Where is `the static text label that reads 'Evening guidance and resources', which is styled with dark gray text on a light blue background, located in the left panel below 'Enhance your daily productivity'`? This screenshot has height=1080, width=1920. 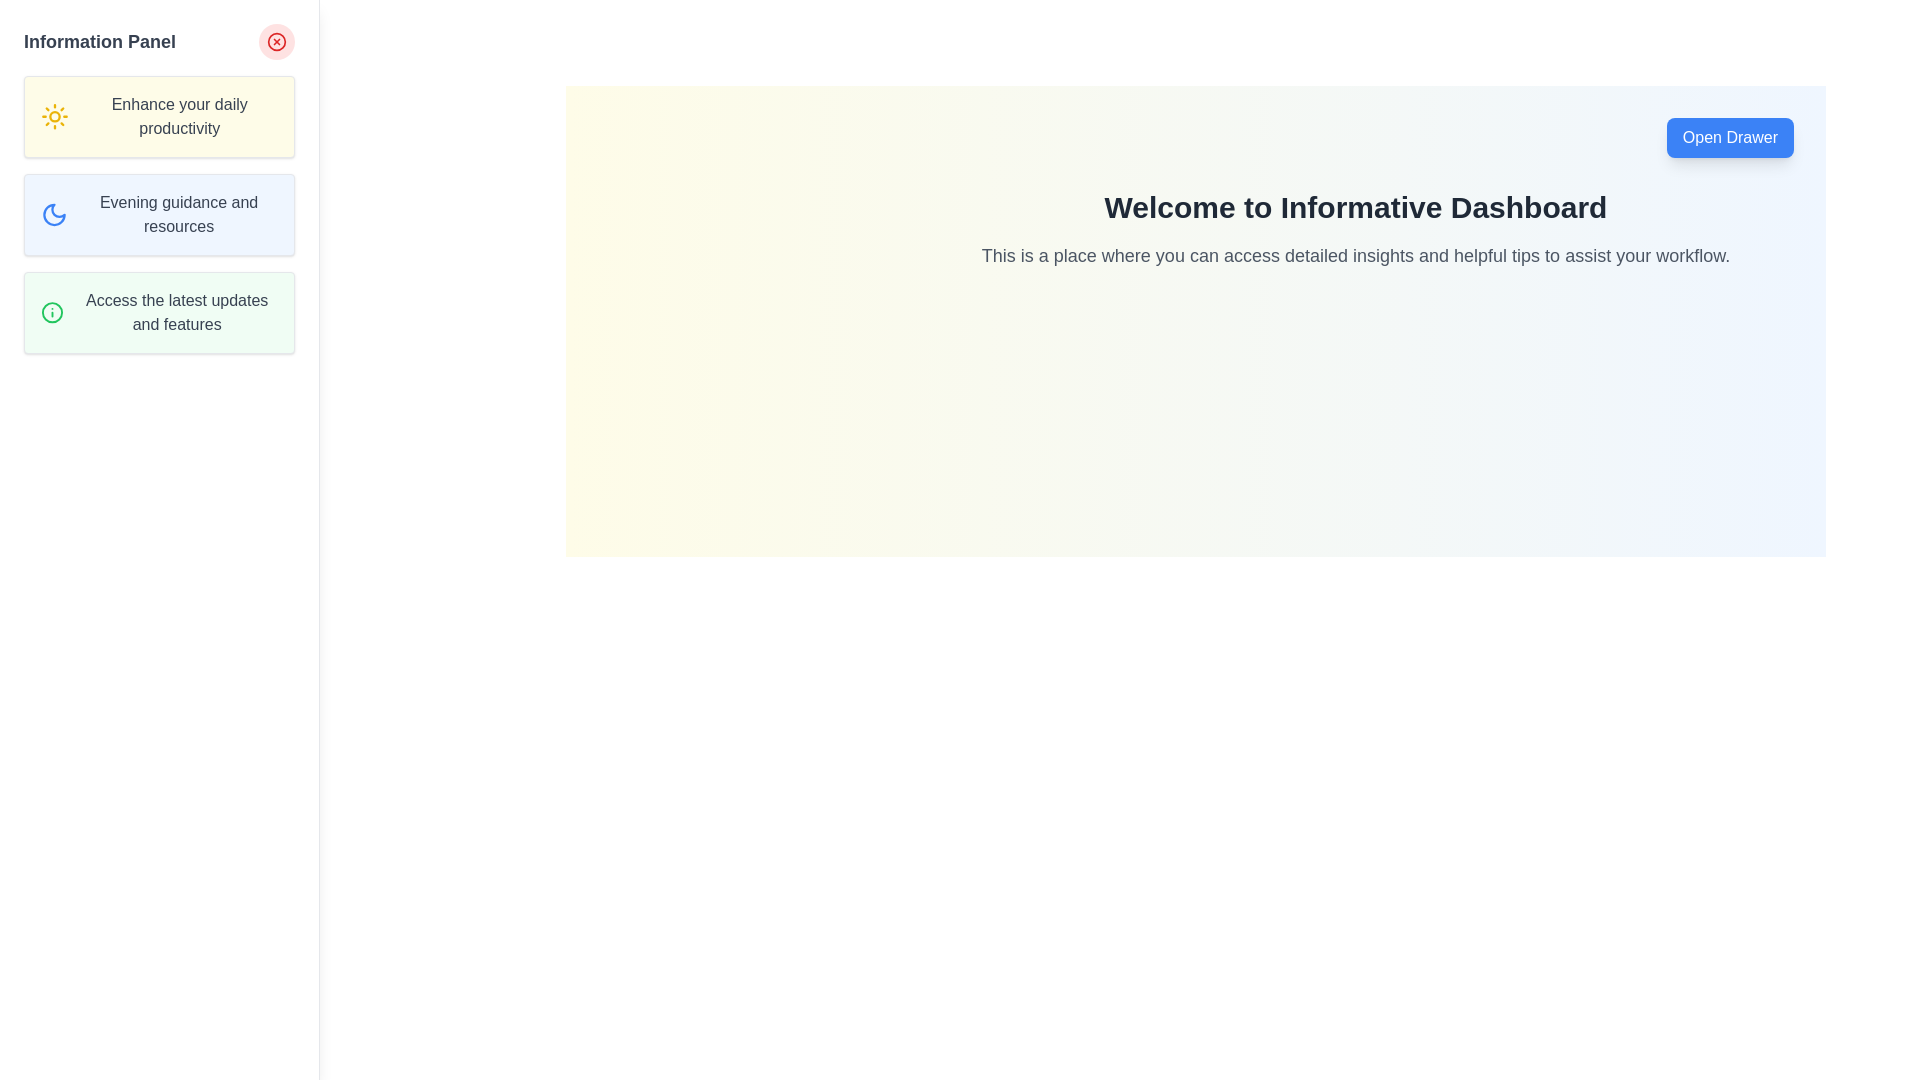
the static text label that reads 'Evening guidance and resources', which is styled with dark gray text on a light blue background, located in the left panel below 'Enhance your daily productivity' is located at coordinates (179, 215).